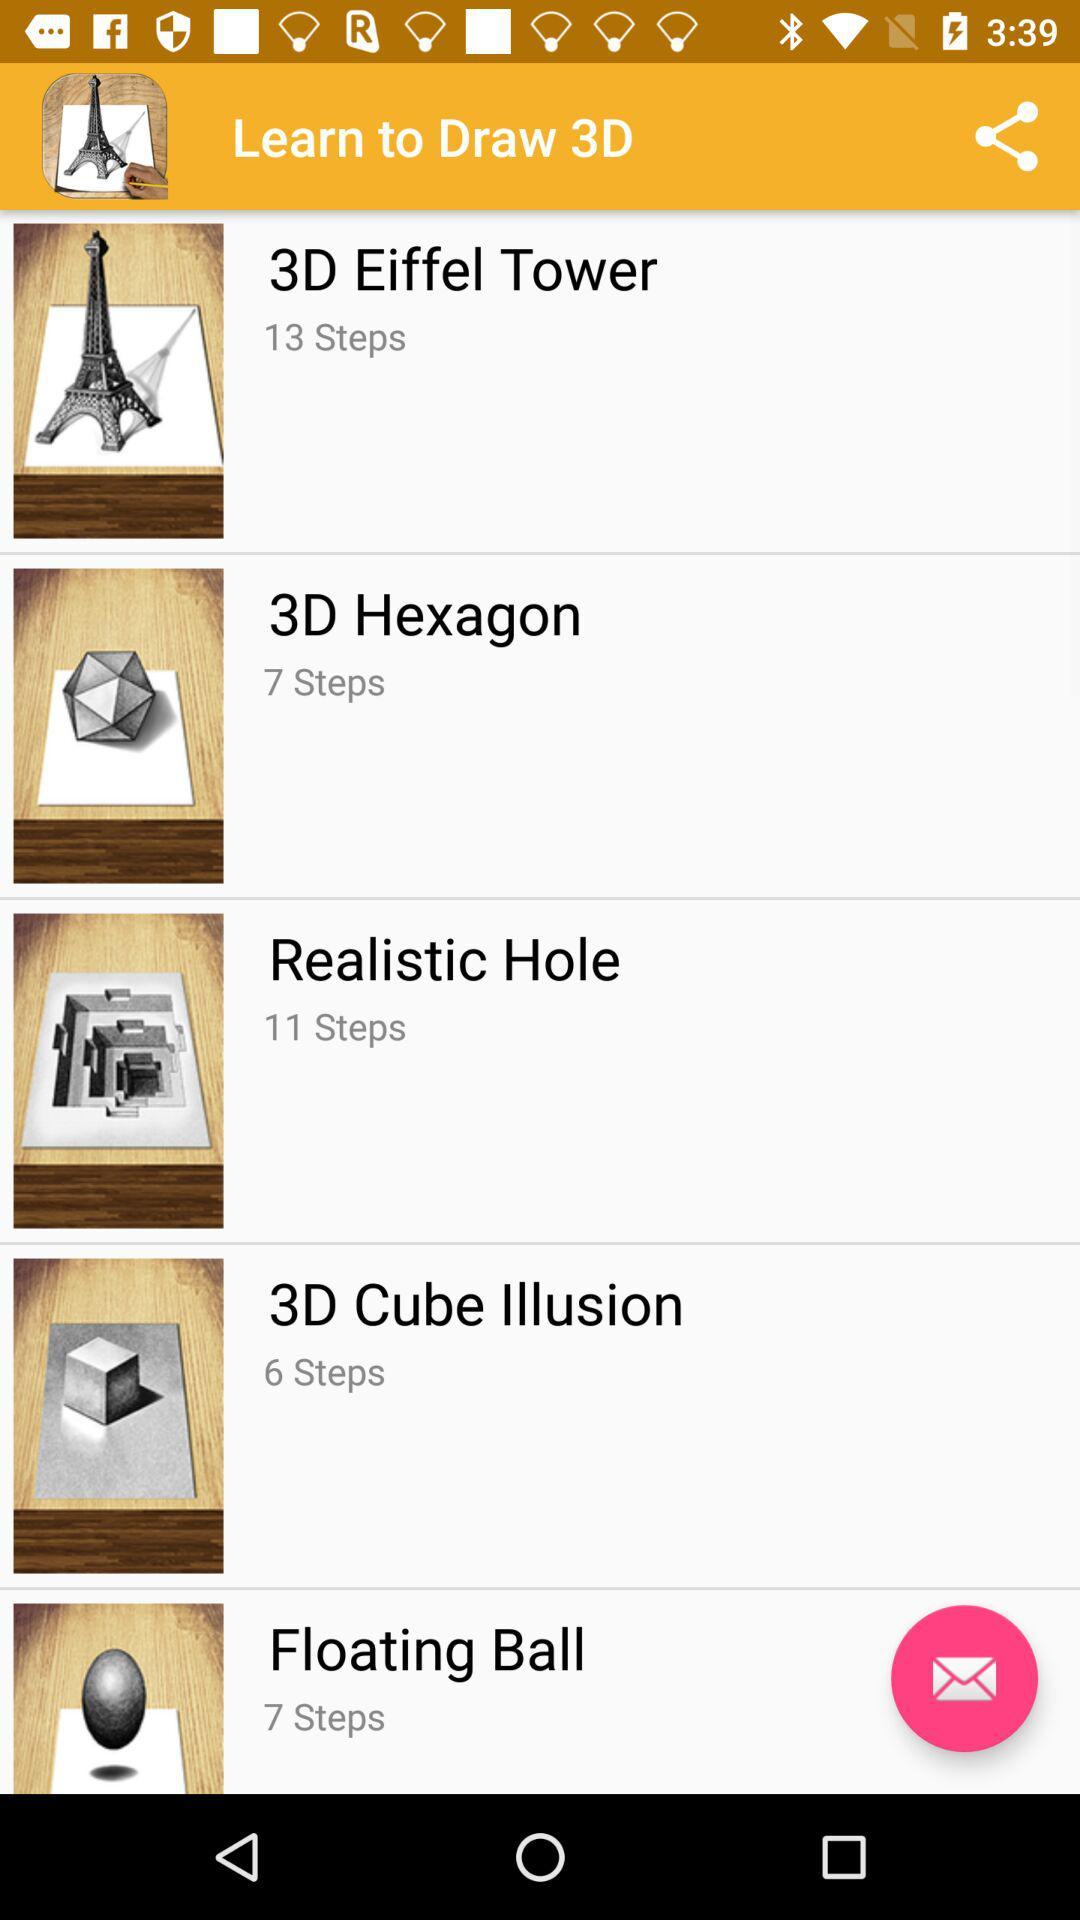 The height and width of the screenshot is (1920, 1080). What do you see at coordinates (963, 1678) in the screenshot?
I see `compose email` at bounding box center [963, 1678].